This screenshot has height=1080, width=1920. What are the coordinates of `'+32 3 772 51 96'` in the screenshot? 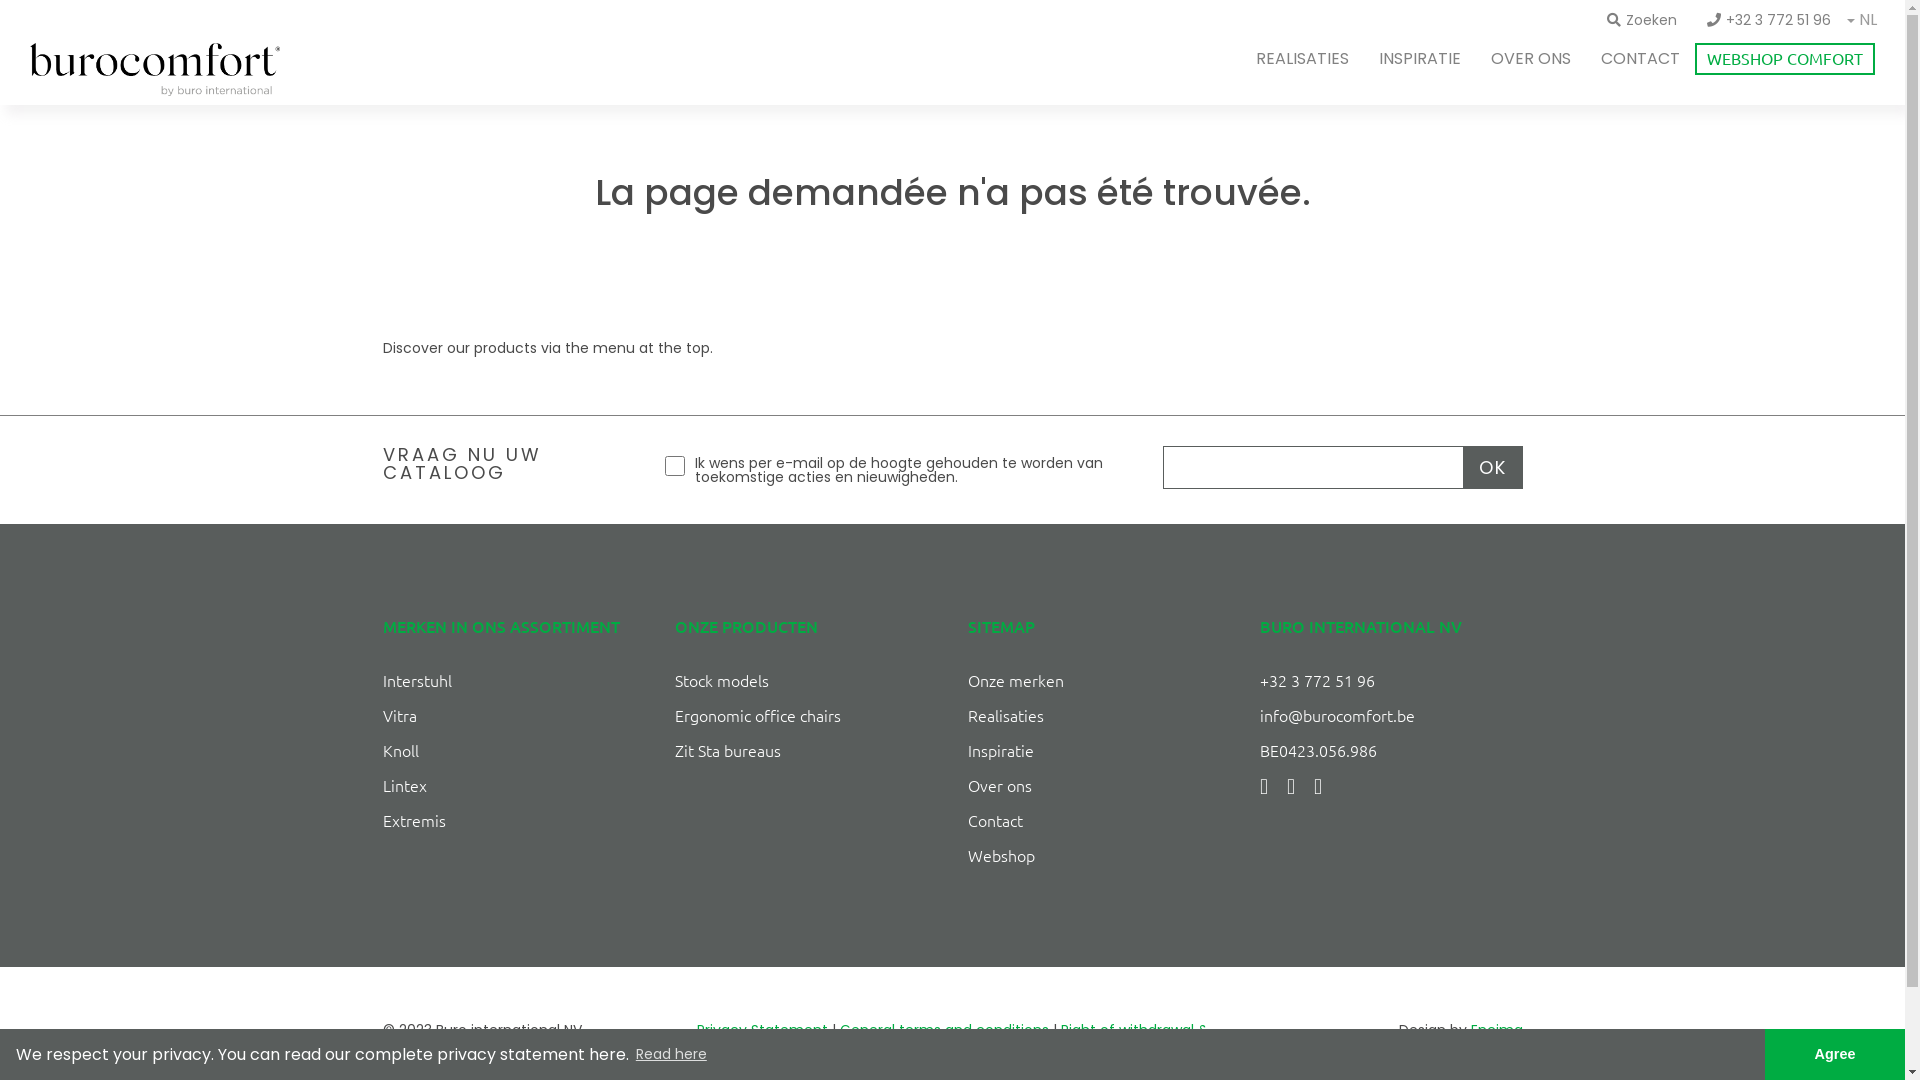 It's located at (1769, 19).